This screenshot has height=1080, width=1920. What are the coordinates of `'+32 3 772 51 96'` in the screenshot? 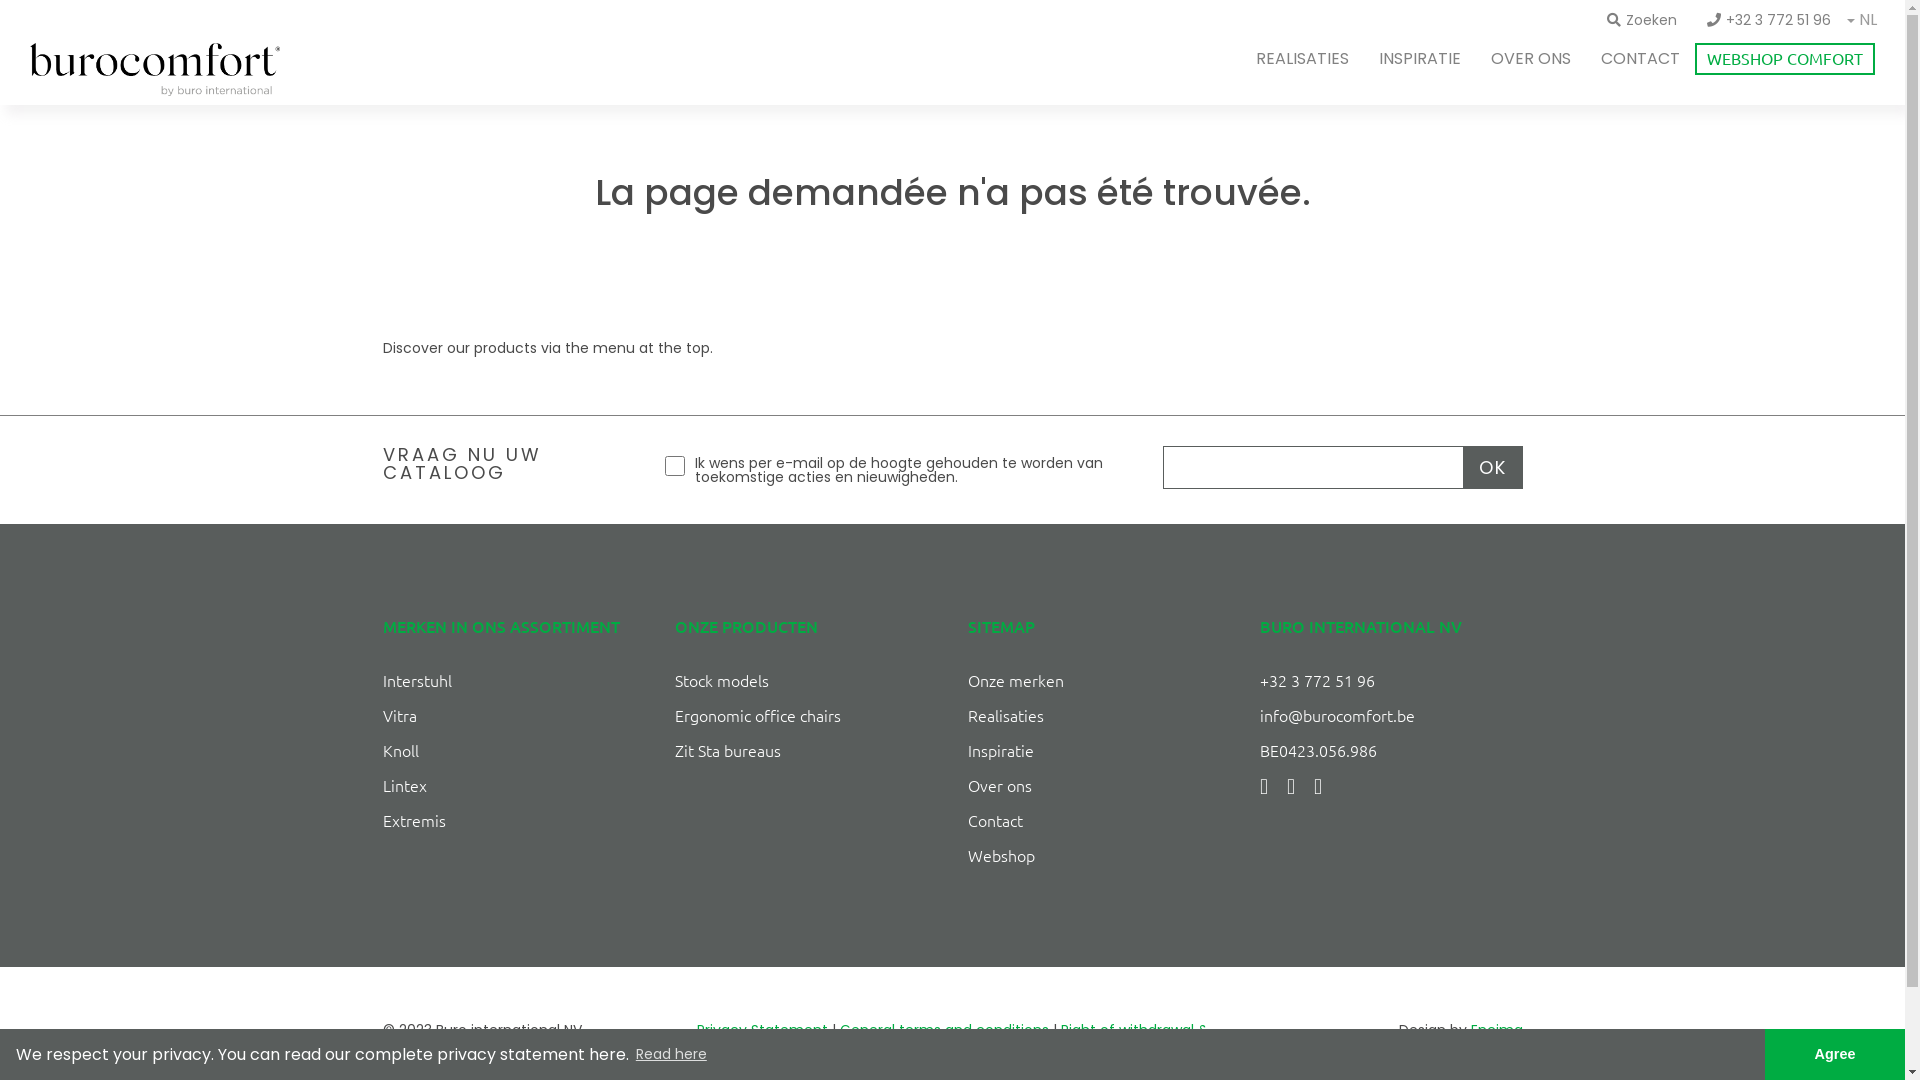 It's located at (1769, 19).